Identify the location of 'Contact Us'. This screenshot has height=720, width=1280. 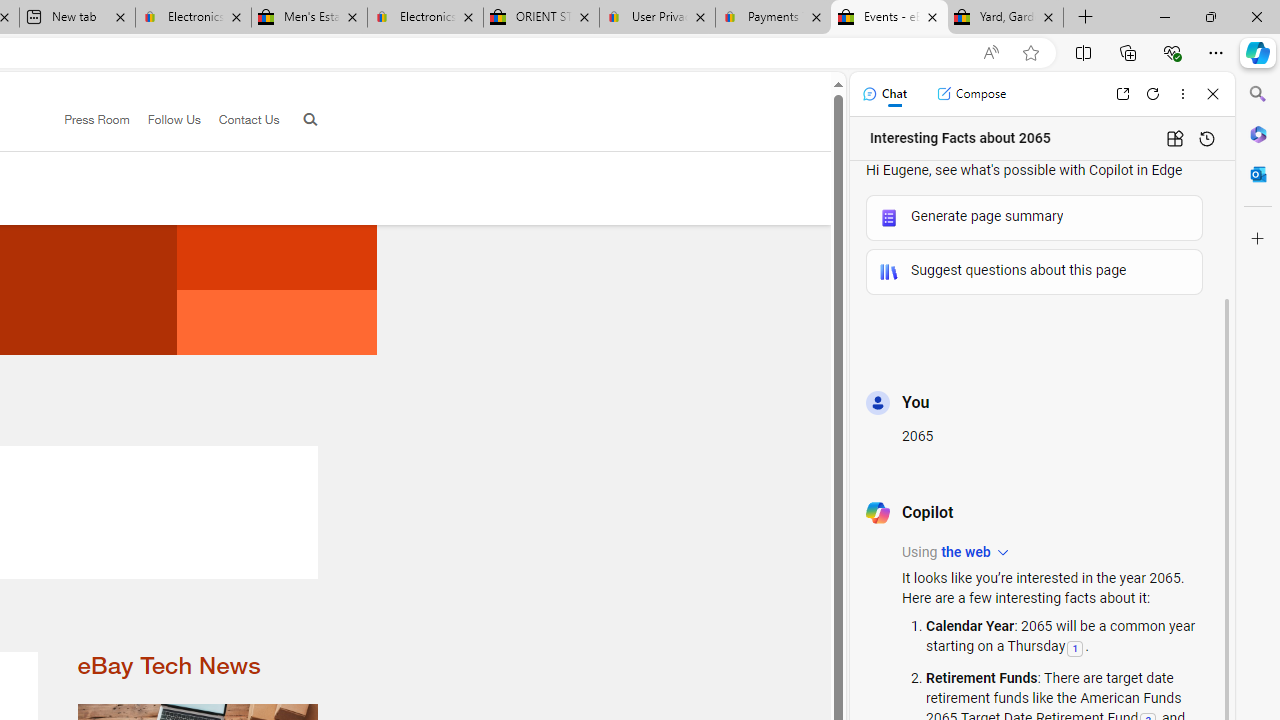
(240, 120).